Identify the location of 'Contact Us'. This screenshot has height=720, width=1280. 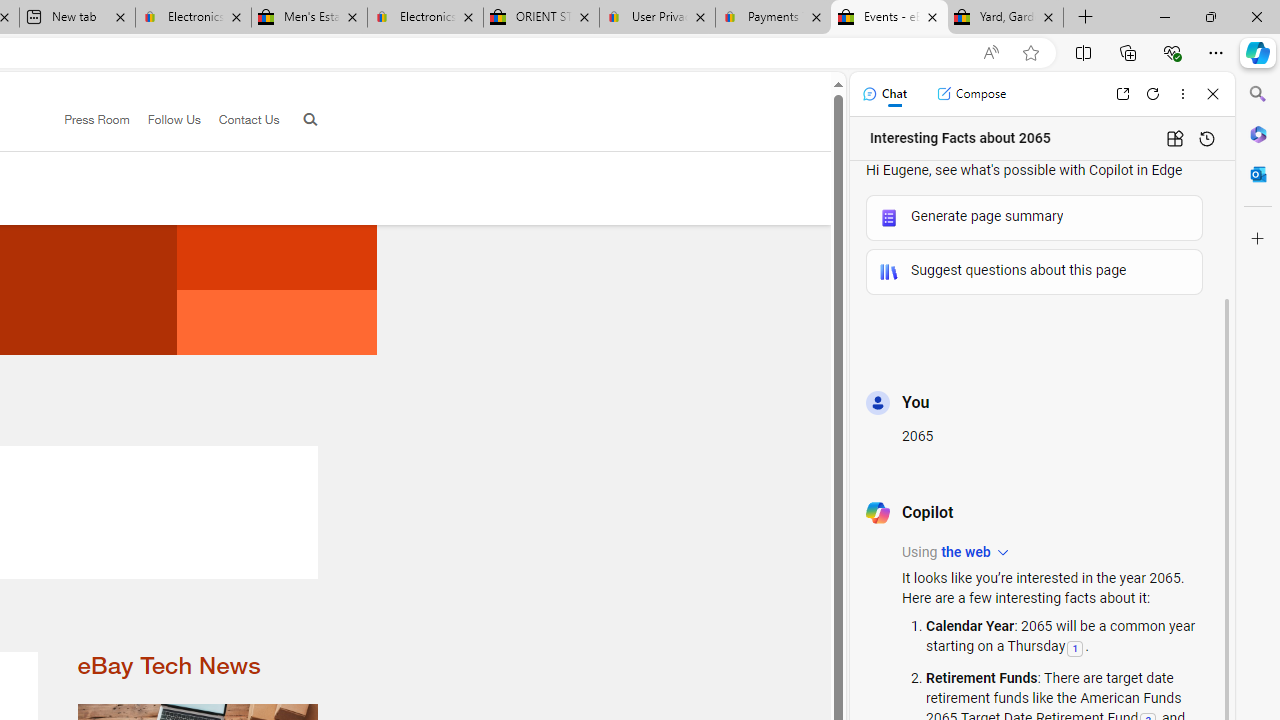
(240, 120).